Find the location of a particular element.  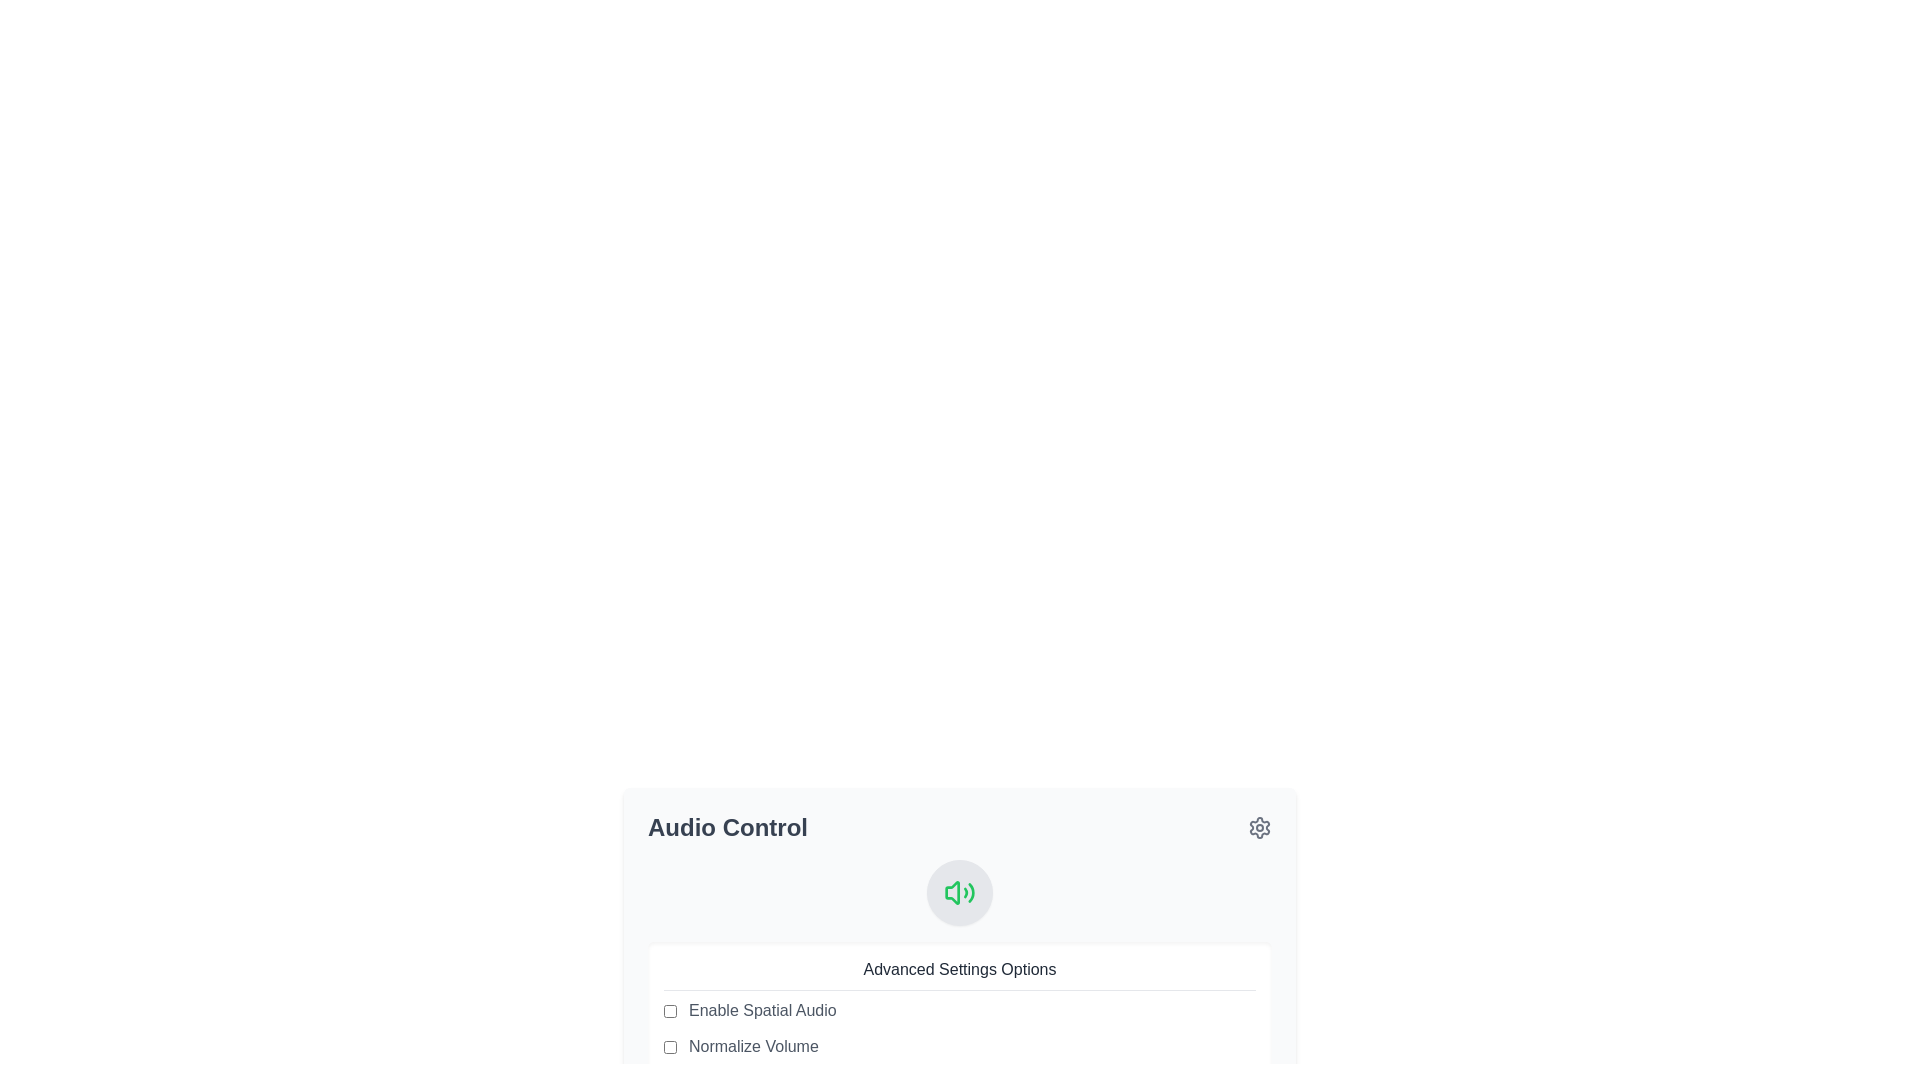

the Settings icon located is located at coordinates (1258, 828).